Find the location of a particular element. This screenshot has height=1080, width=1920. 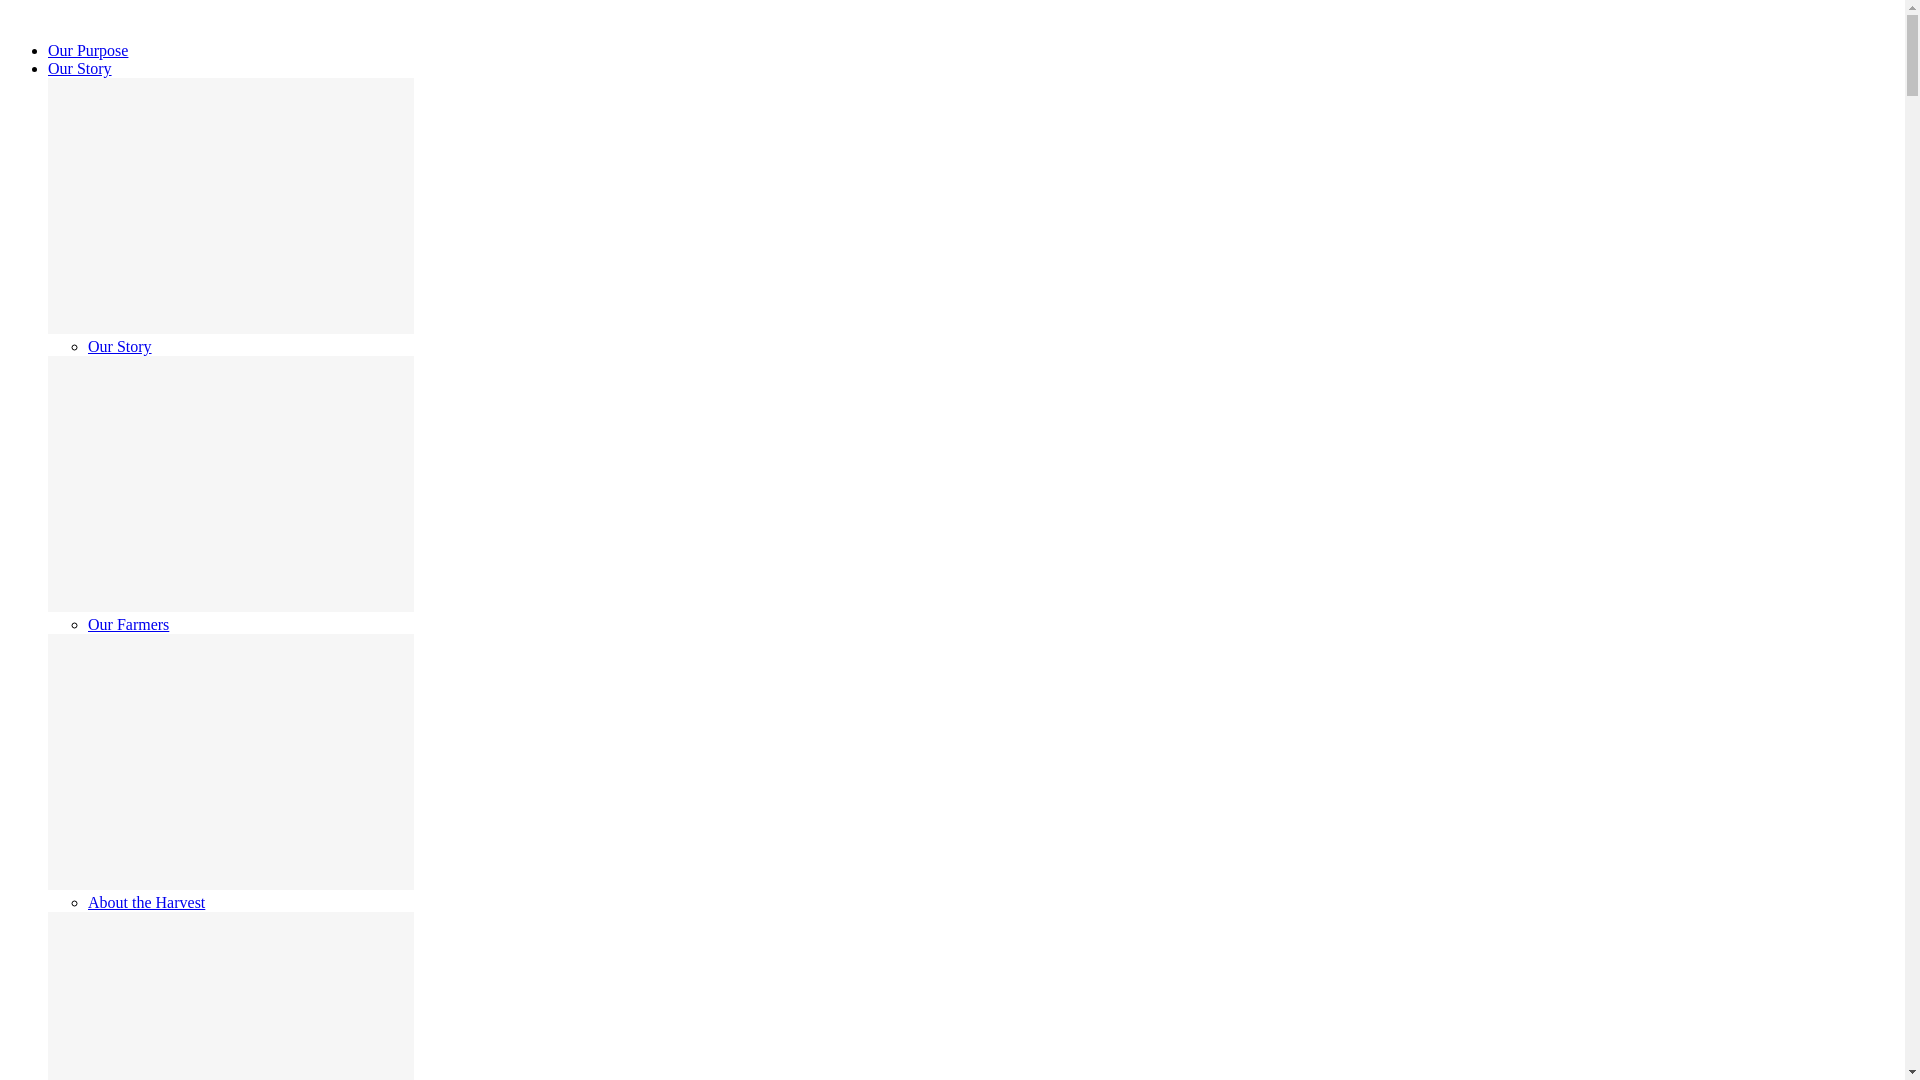

'Our Purpose' is located at coordinates (86, 49).